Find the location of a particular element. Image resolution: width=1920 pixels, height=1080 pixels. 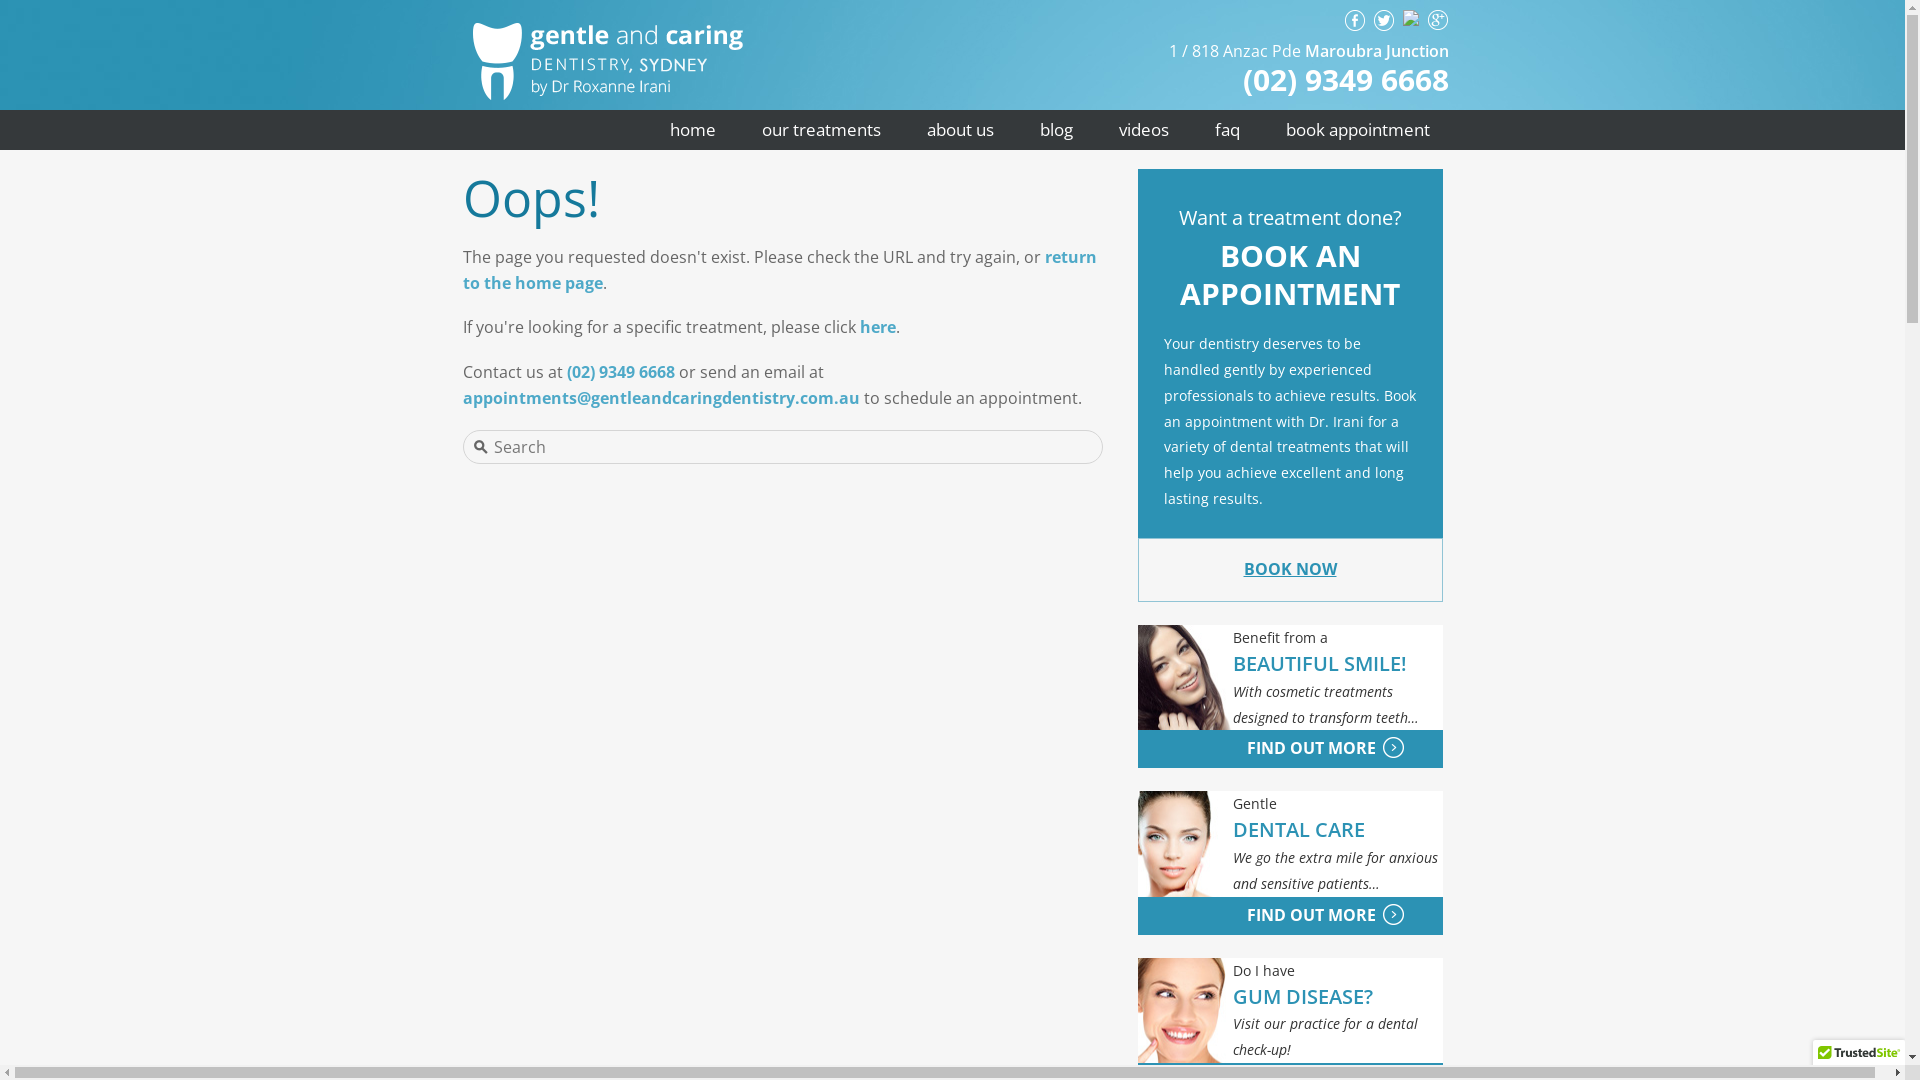

'Search' is located at coordinates (747, 446).